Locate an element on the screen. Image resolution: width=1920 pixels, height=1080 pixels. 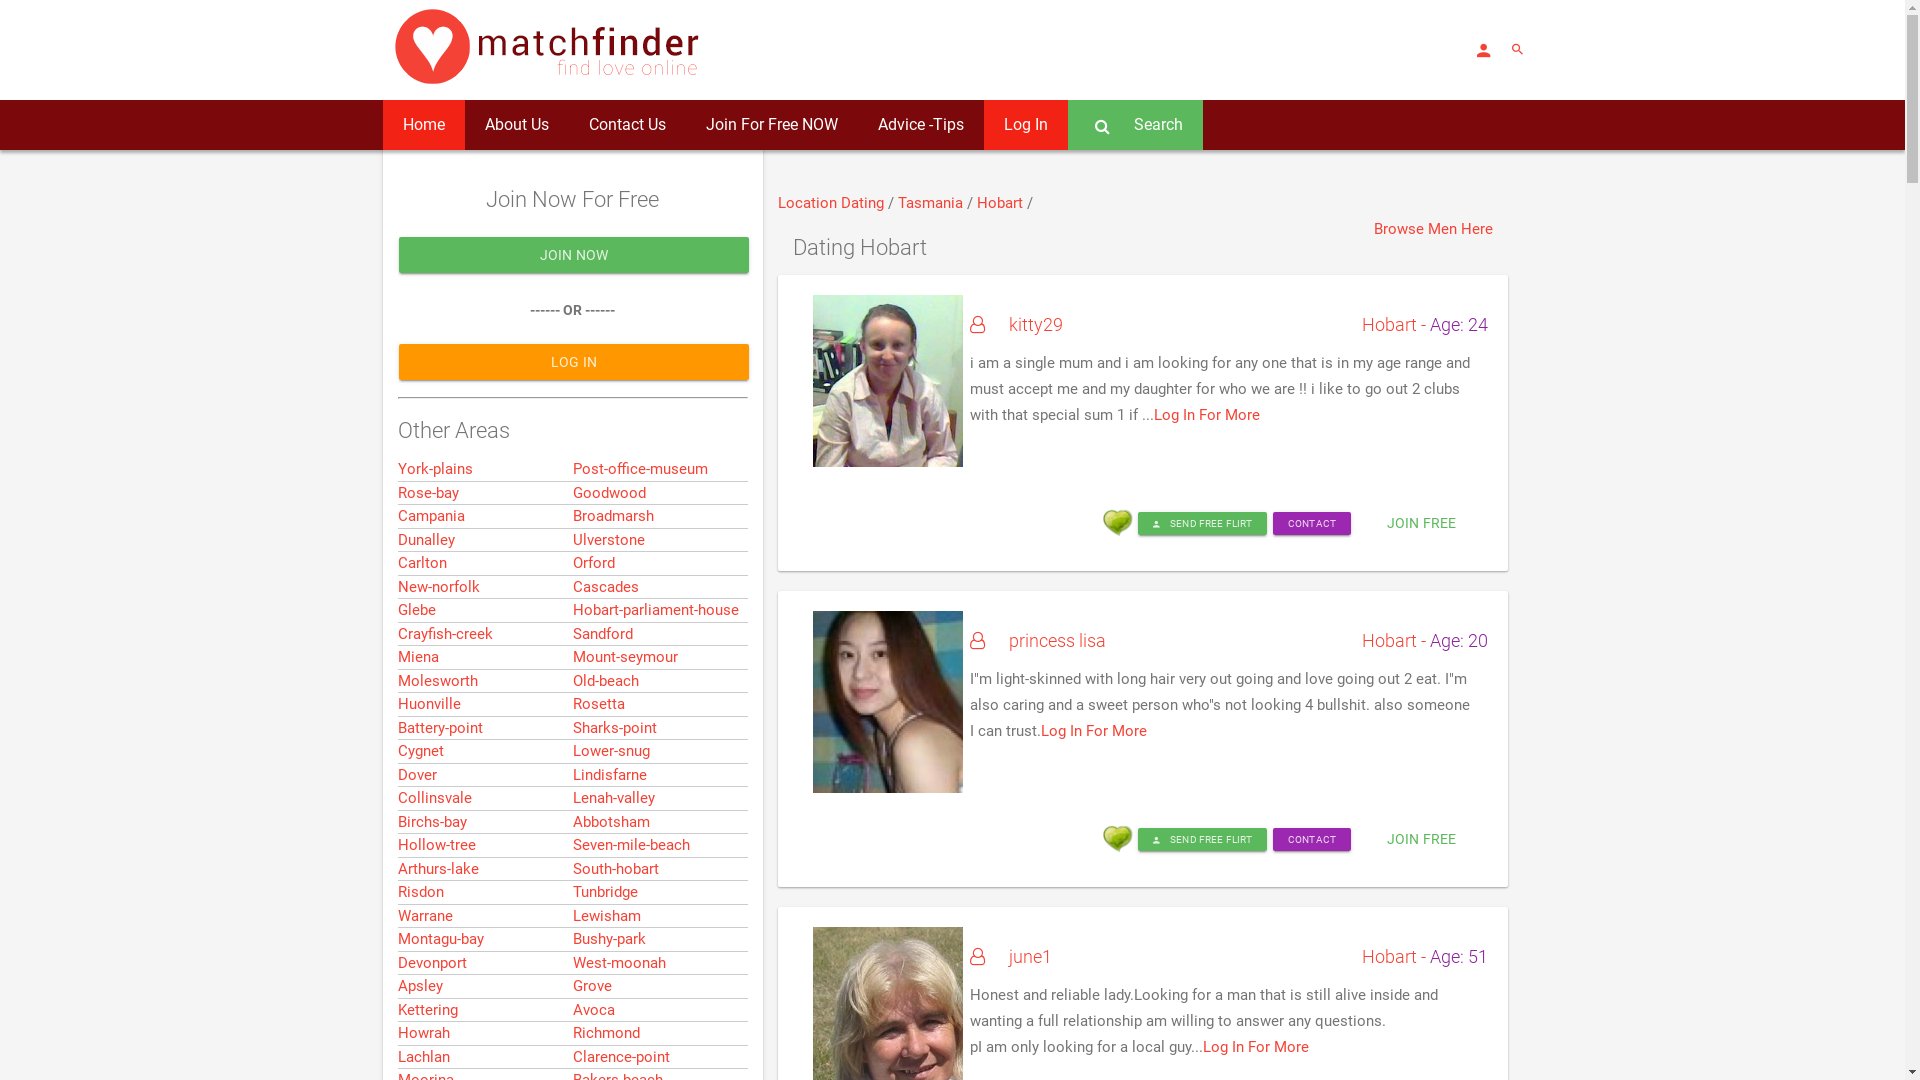
'Lachlan' is located at coordinates (398, 1055).